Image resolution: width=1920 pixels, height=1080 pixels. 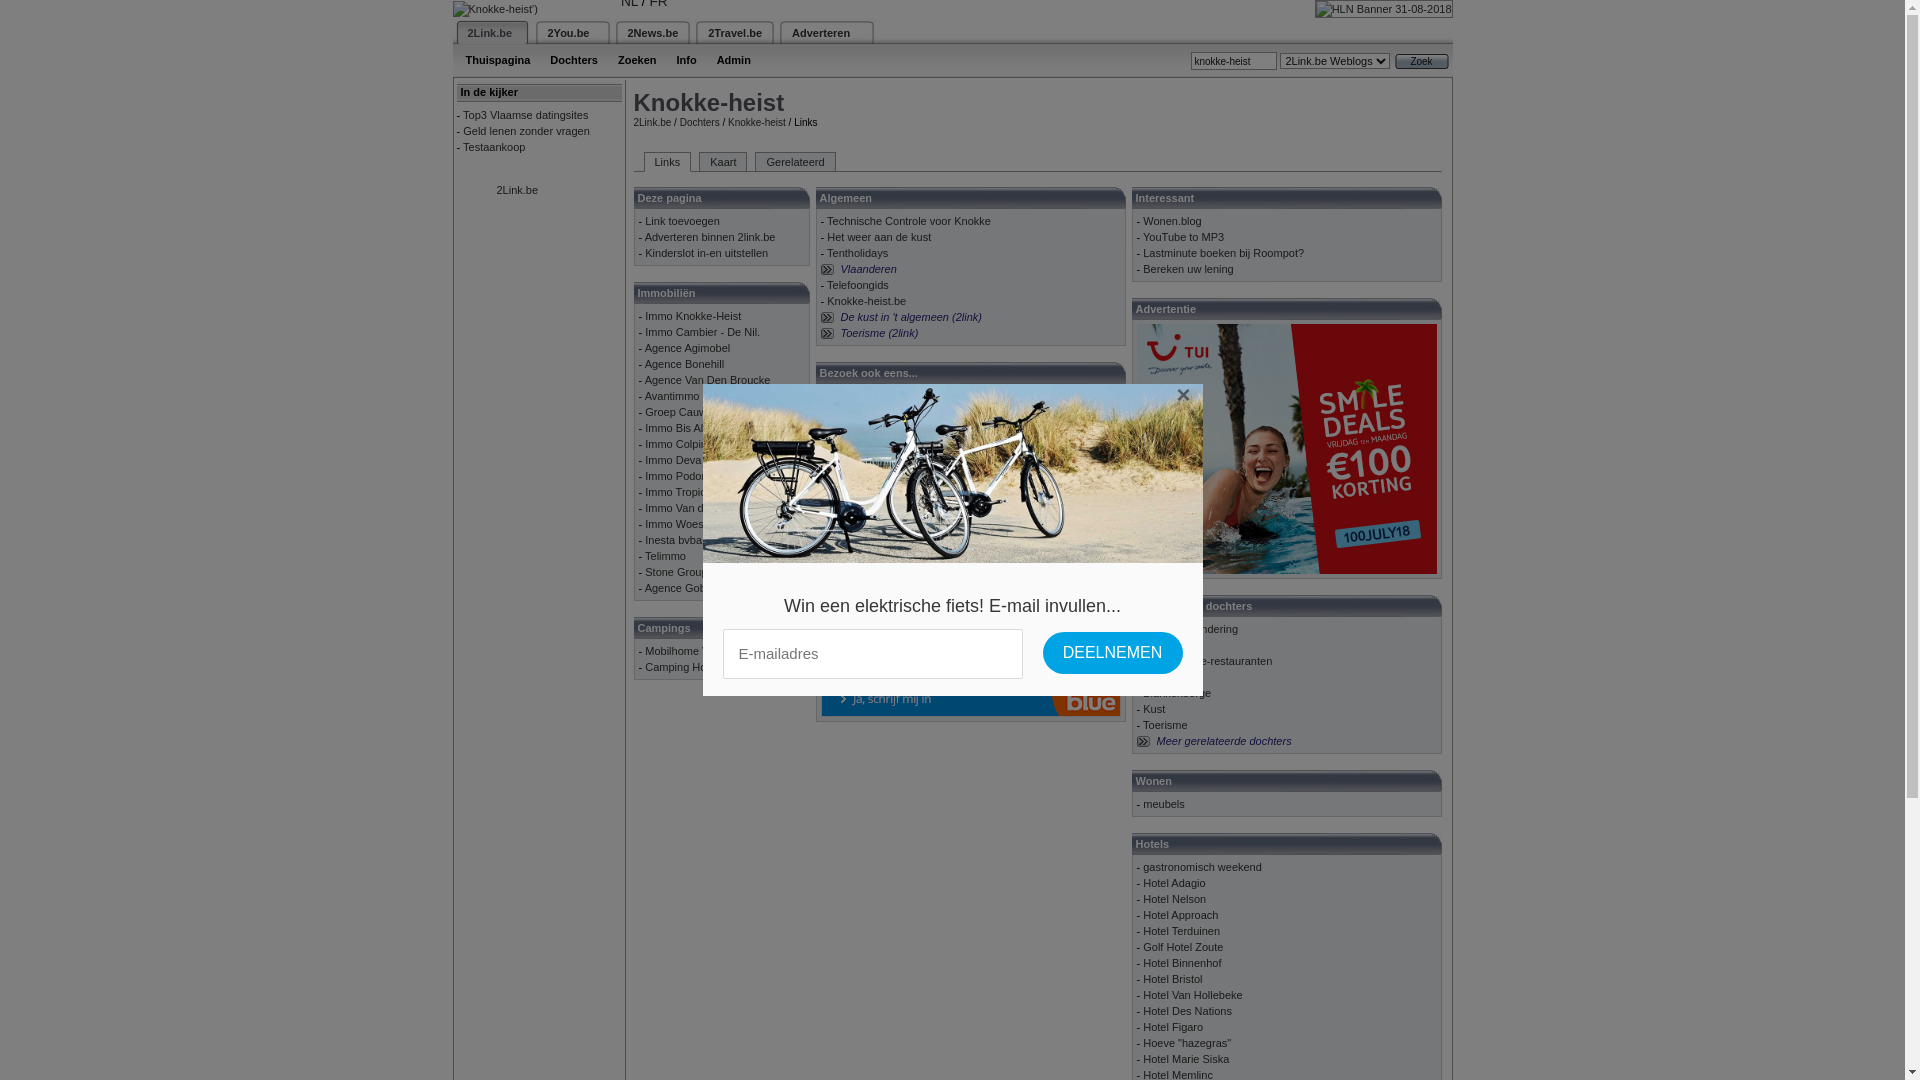 I want to click on 'Groep Cauwe', so click(x=644, y=411).